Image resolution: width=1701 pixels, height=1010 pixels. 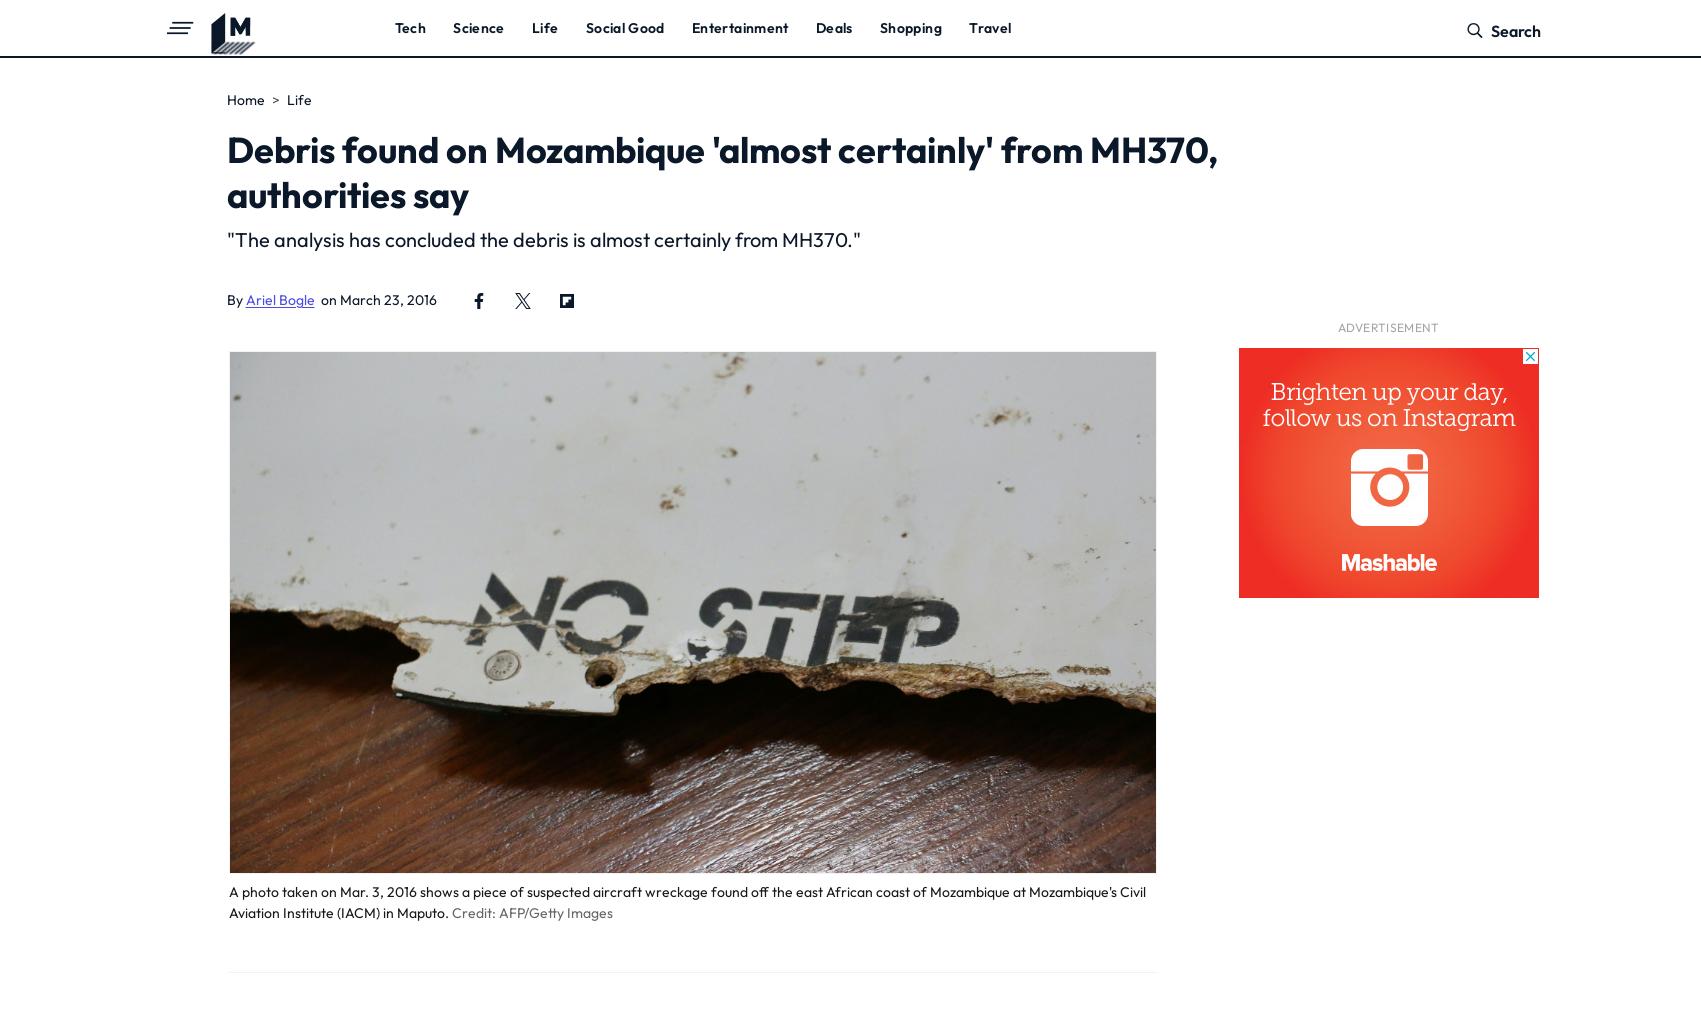 I want to click on 'Travel', so click(x=989, y=26).